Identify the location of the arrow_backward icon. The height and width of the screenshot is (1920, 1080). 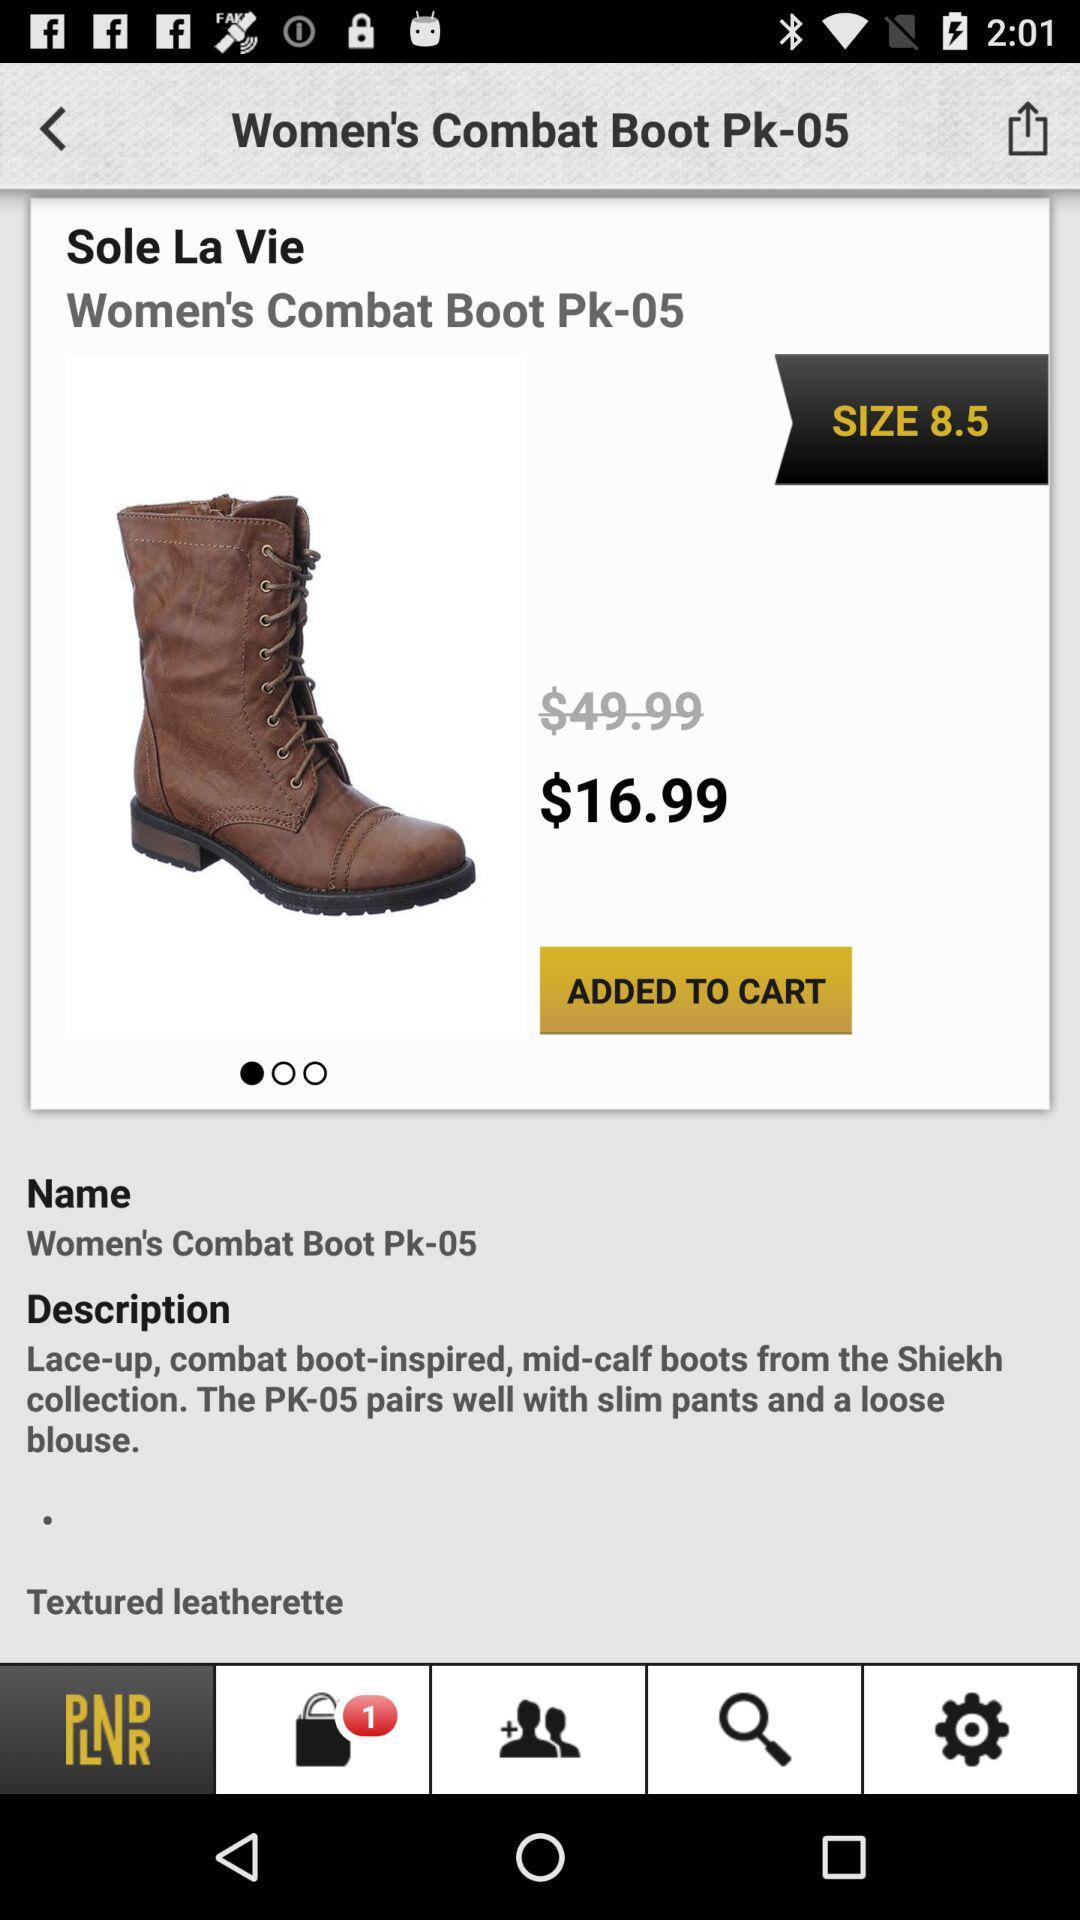
(51, 136).